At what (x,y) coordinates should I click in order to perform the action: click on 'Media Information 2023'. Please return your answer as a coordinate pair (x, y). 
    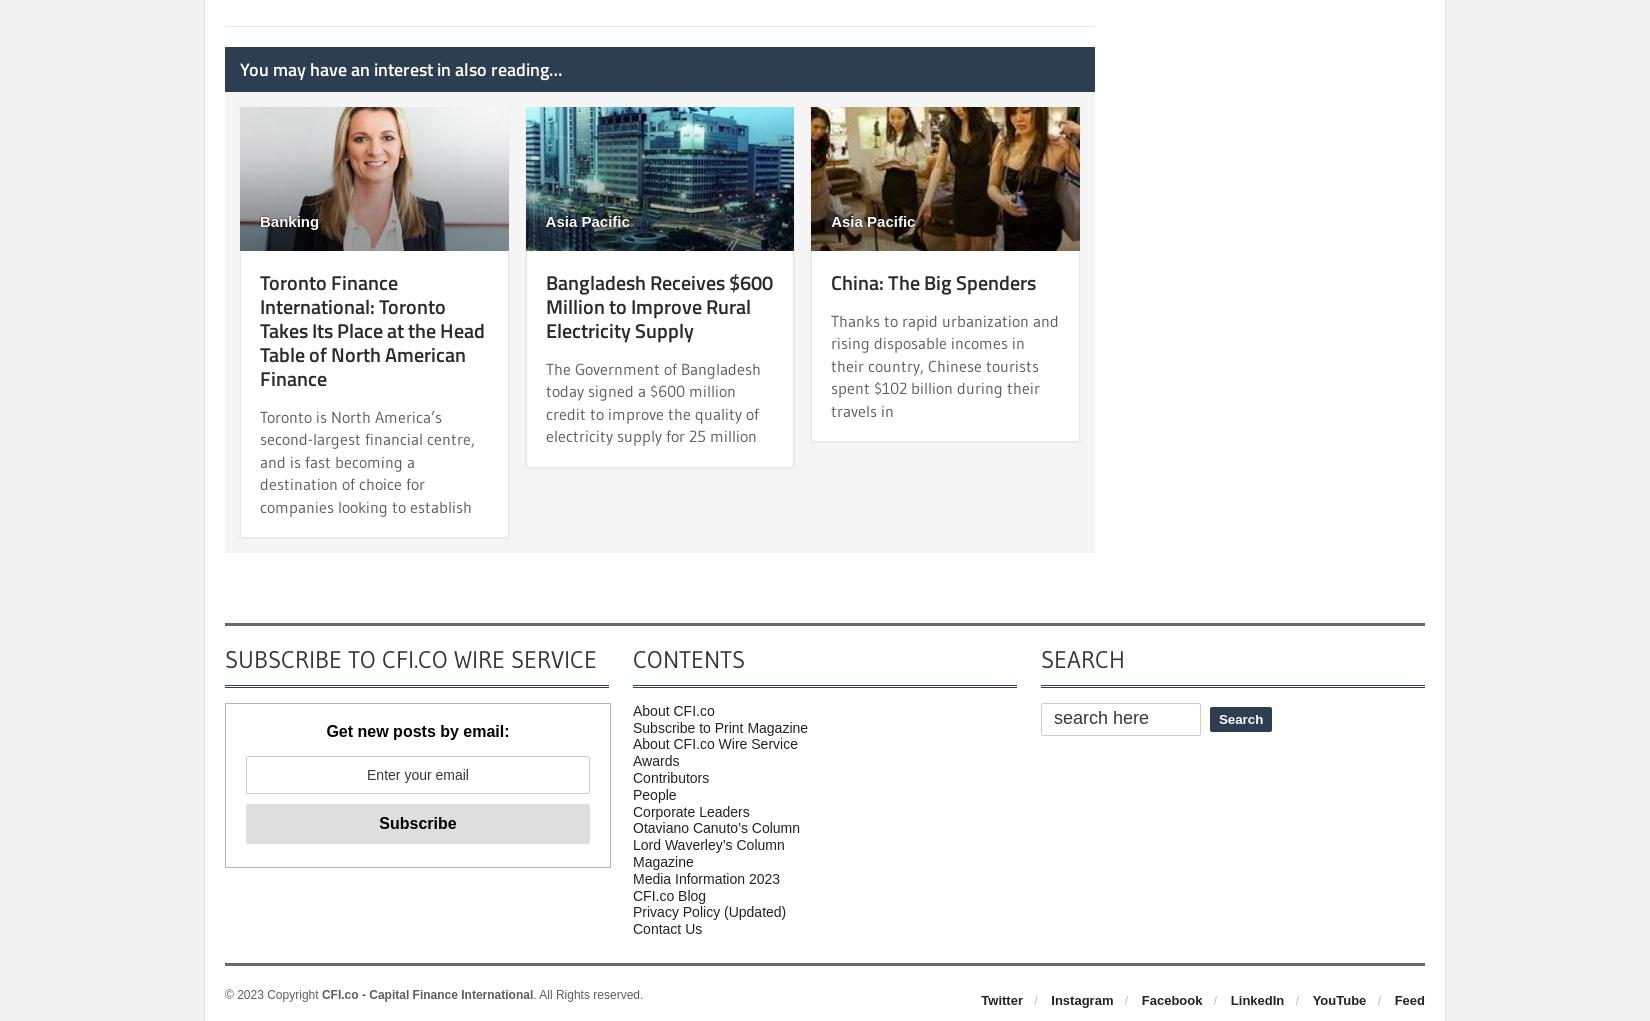
    Looking at the image, I should click on (705, 876).